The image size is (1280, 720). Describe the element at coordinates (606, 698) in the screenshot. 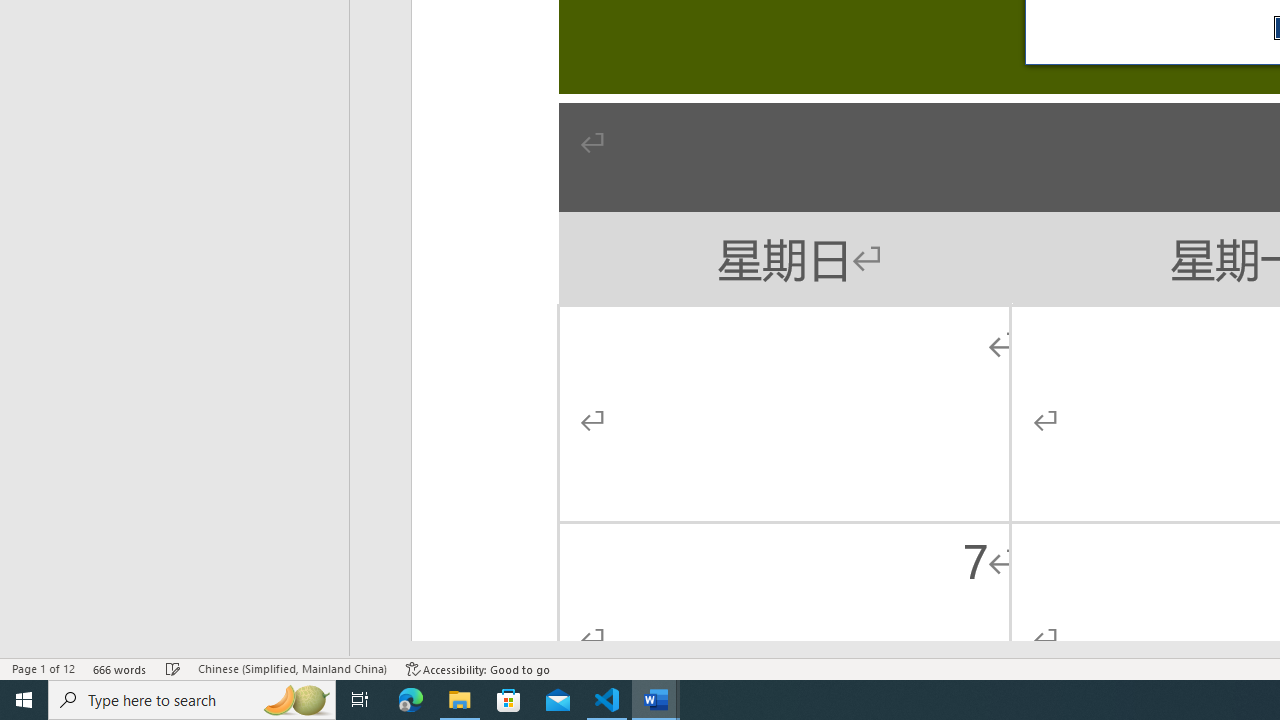

I see `'Visual Studio Code - 1 running window'` at that location.